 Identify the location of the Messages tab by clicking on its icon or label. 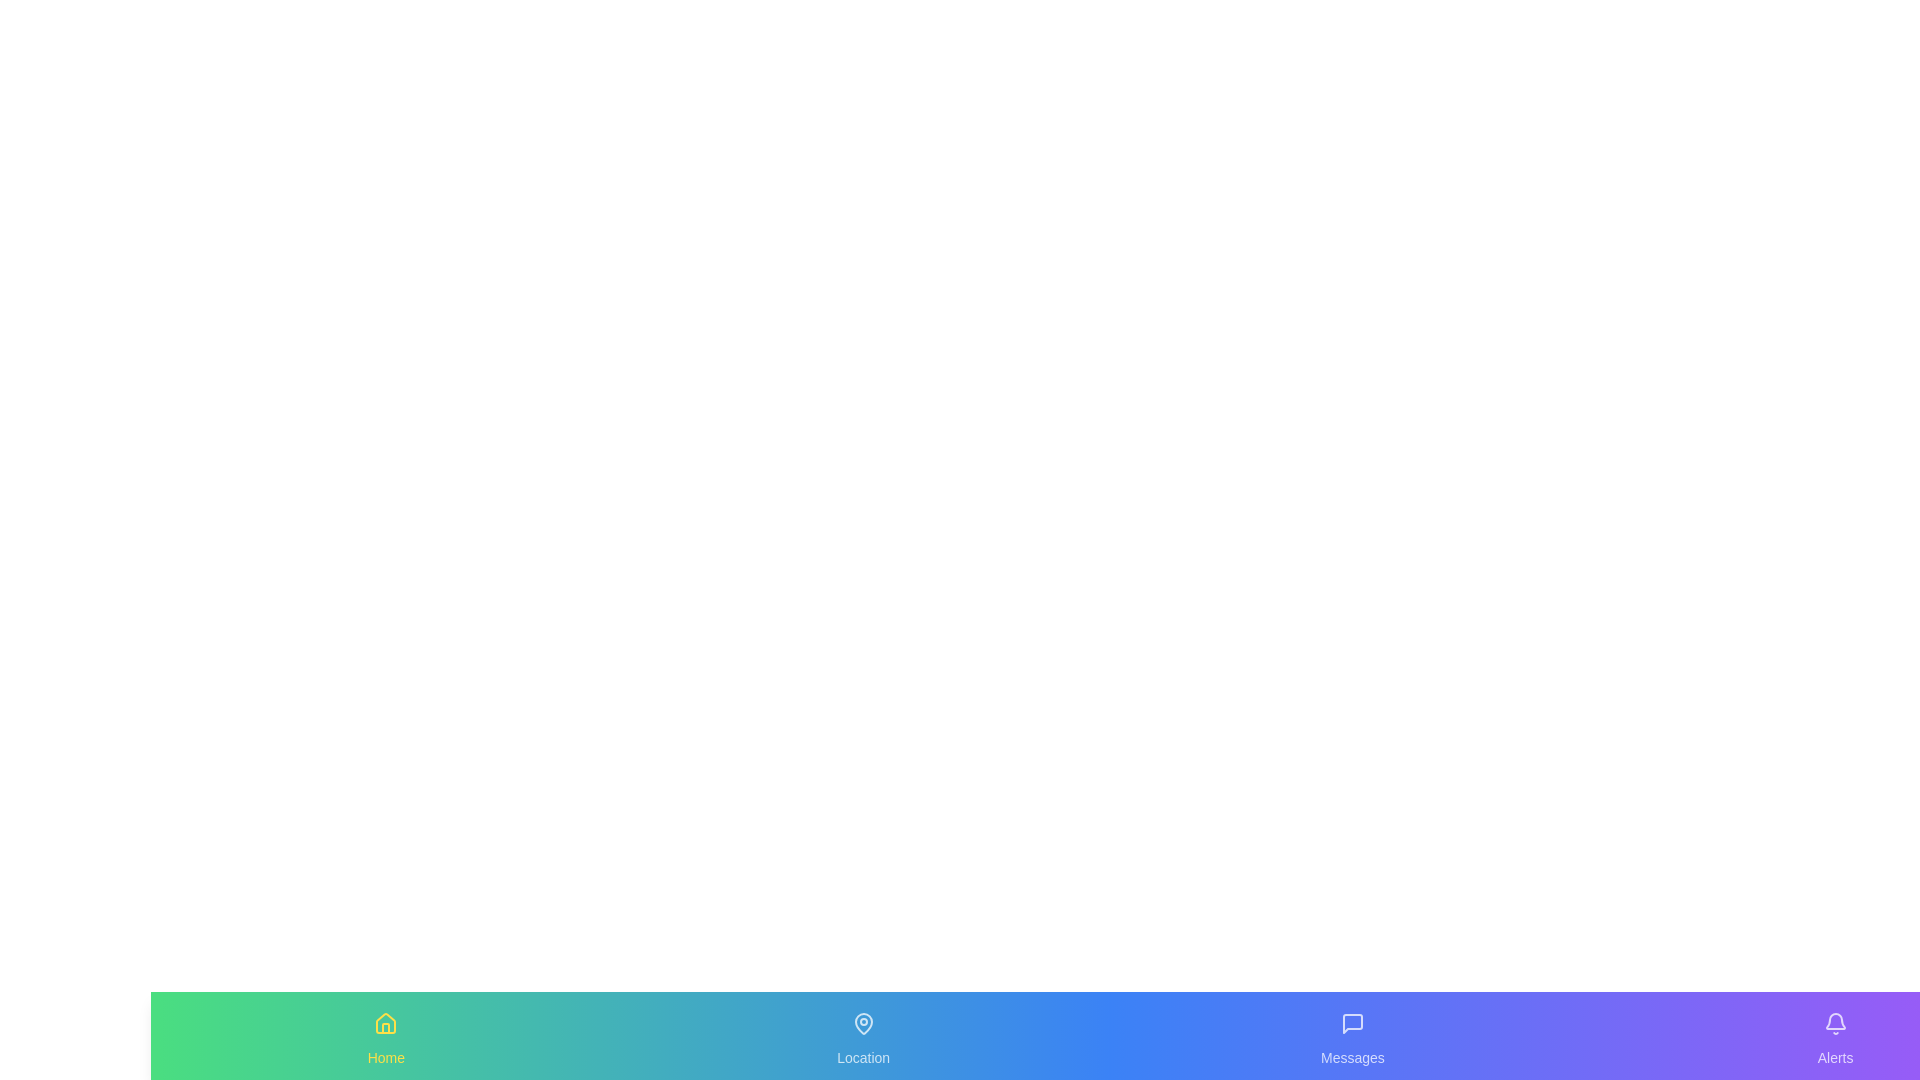
(1352, 1035).